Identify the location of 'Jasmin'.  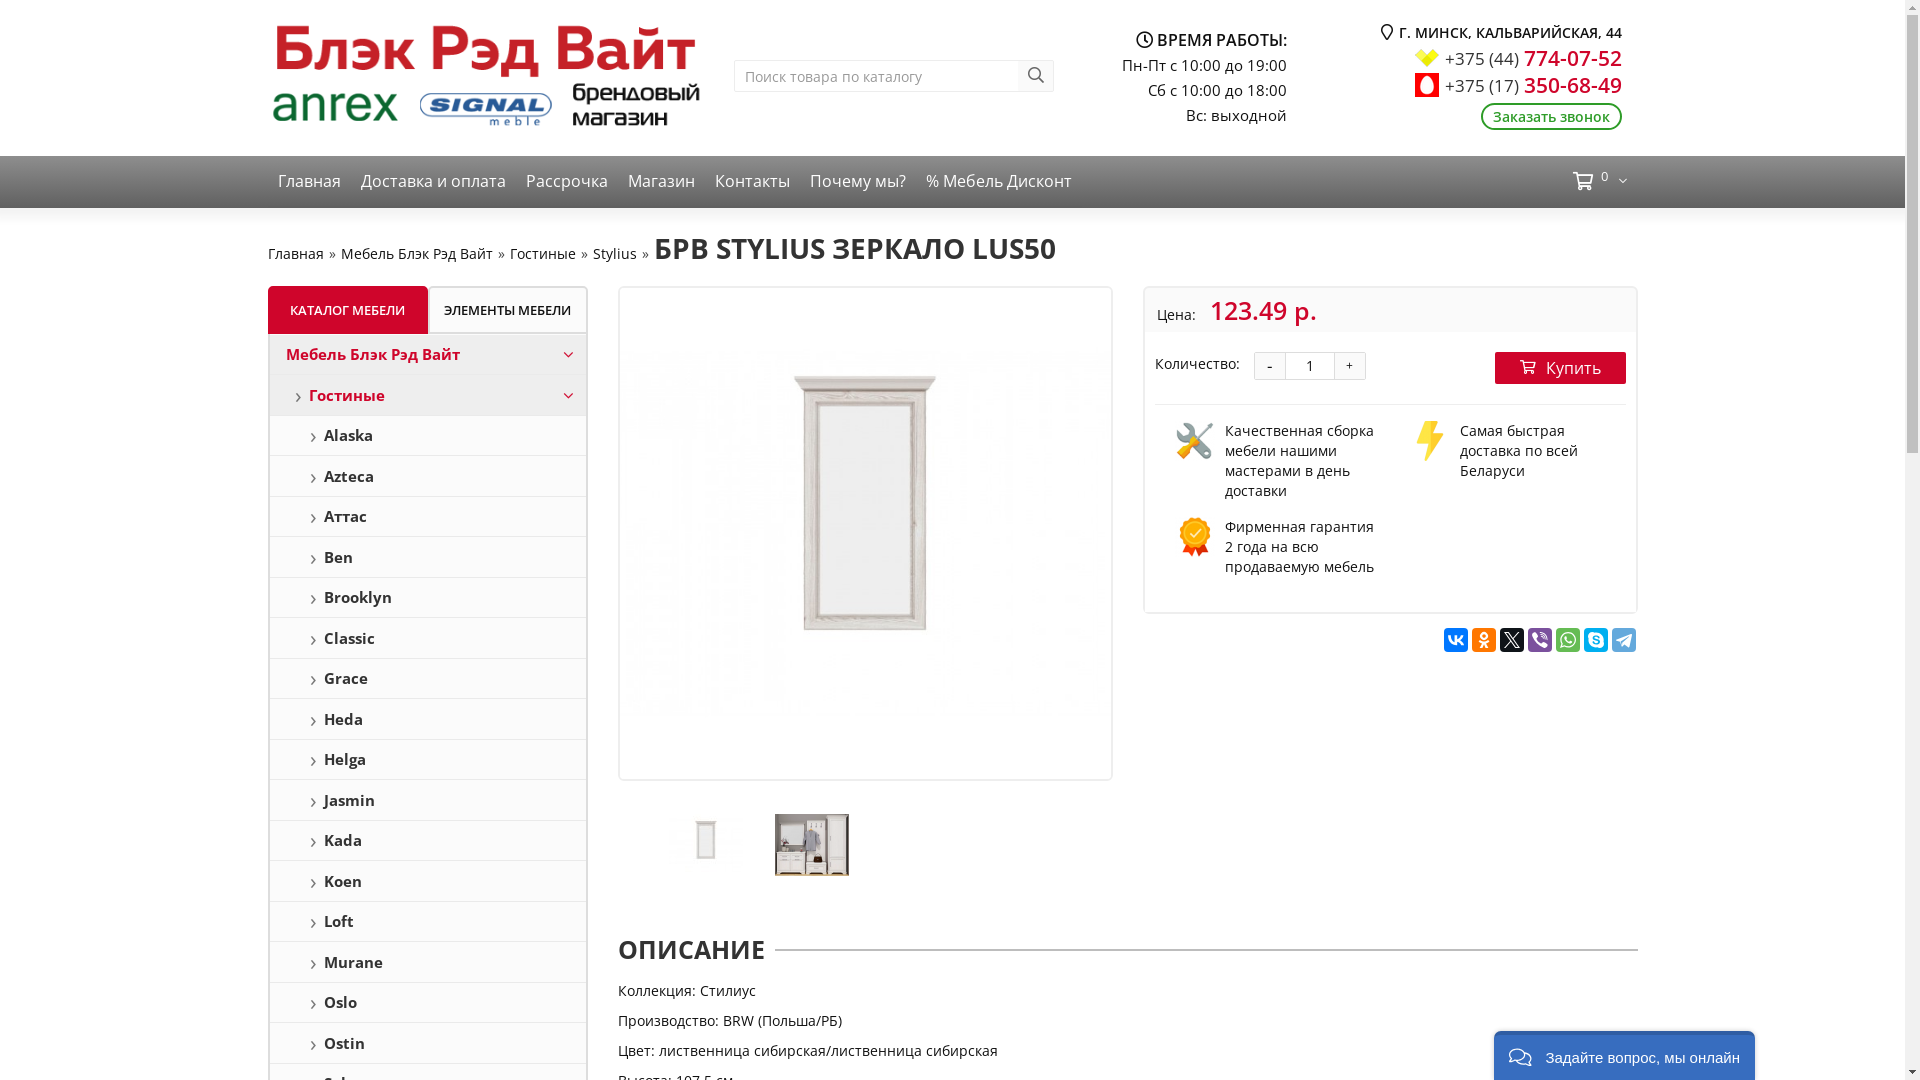
(426, 798).